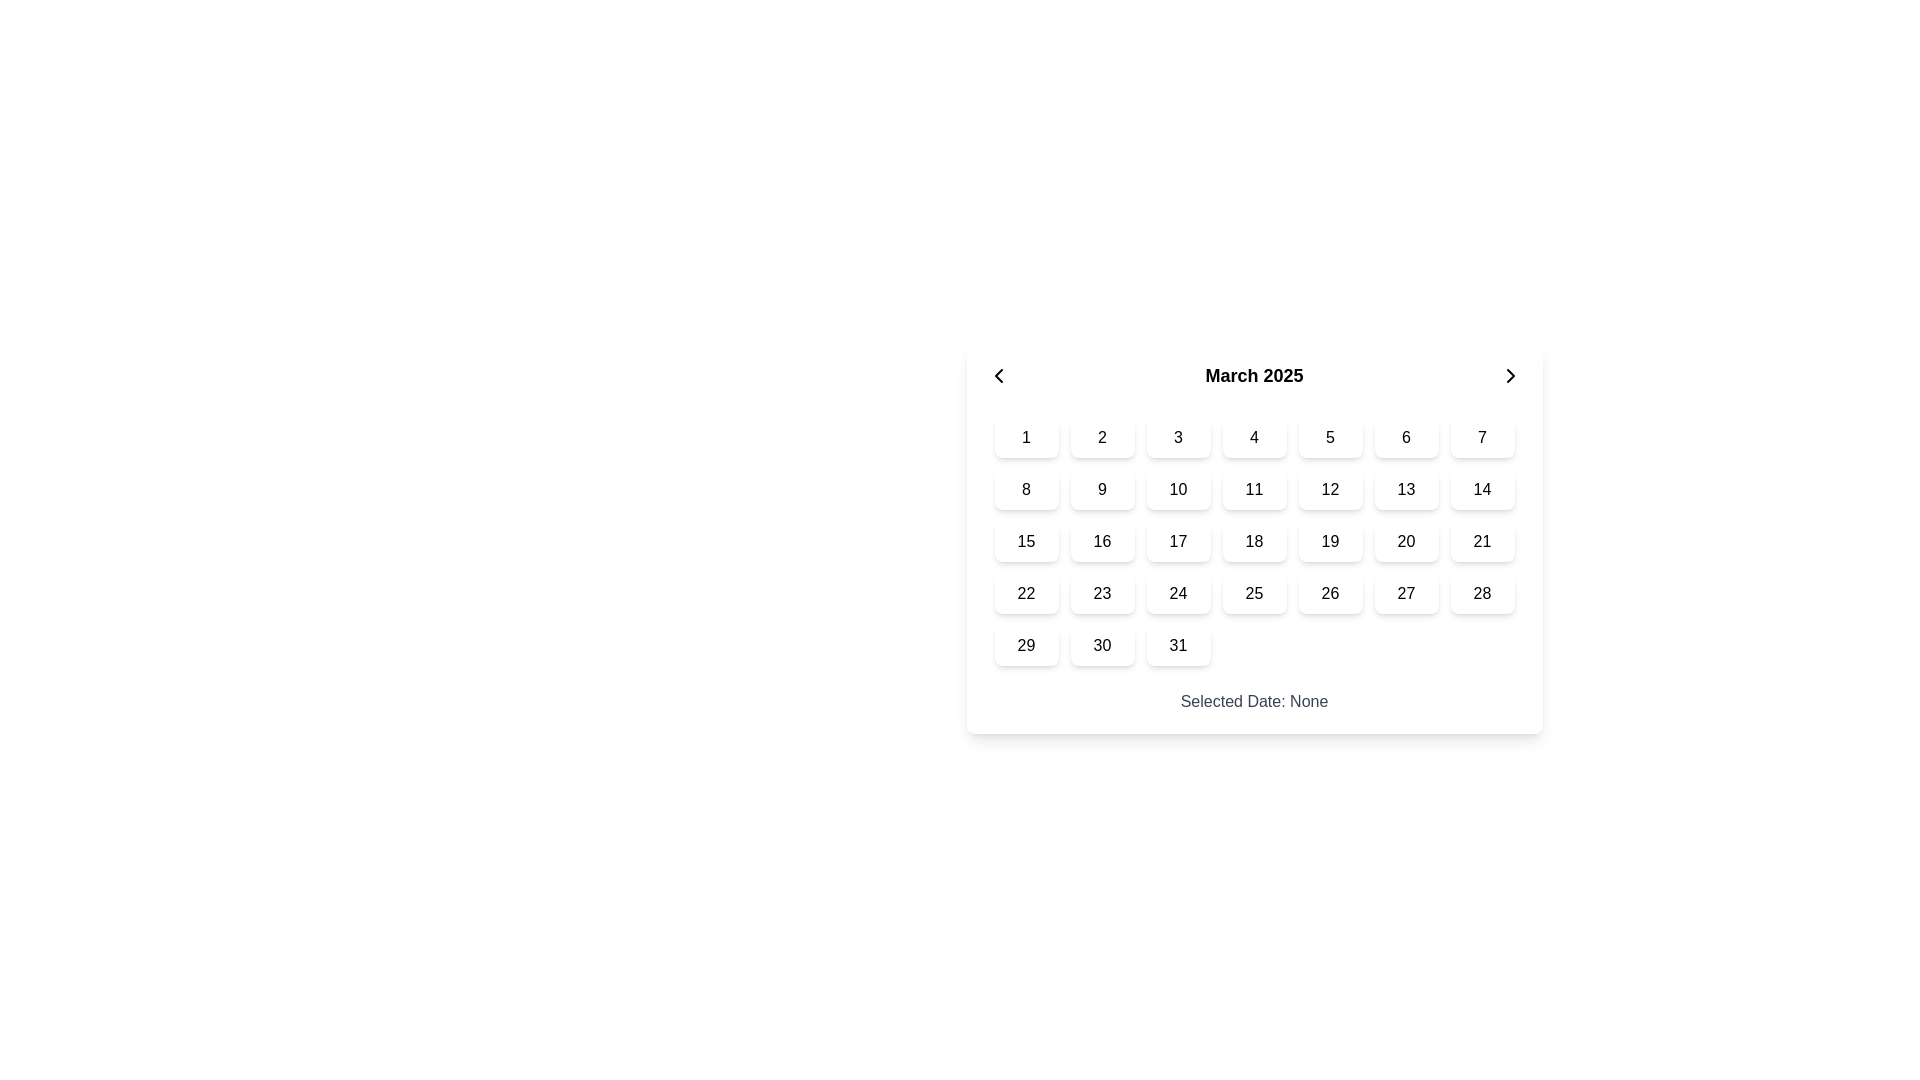 The height and width of the screenshot is (1080, 1920). Describe the element at coordinates (1405, 593) in the screenshot. I see `the date selection button located in the last row and sixth column of the calendar grid` at that location.